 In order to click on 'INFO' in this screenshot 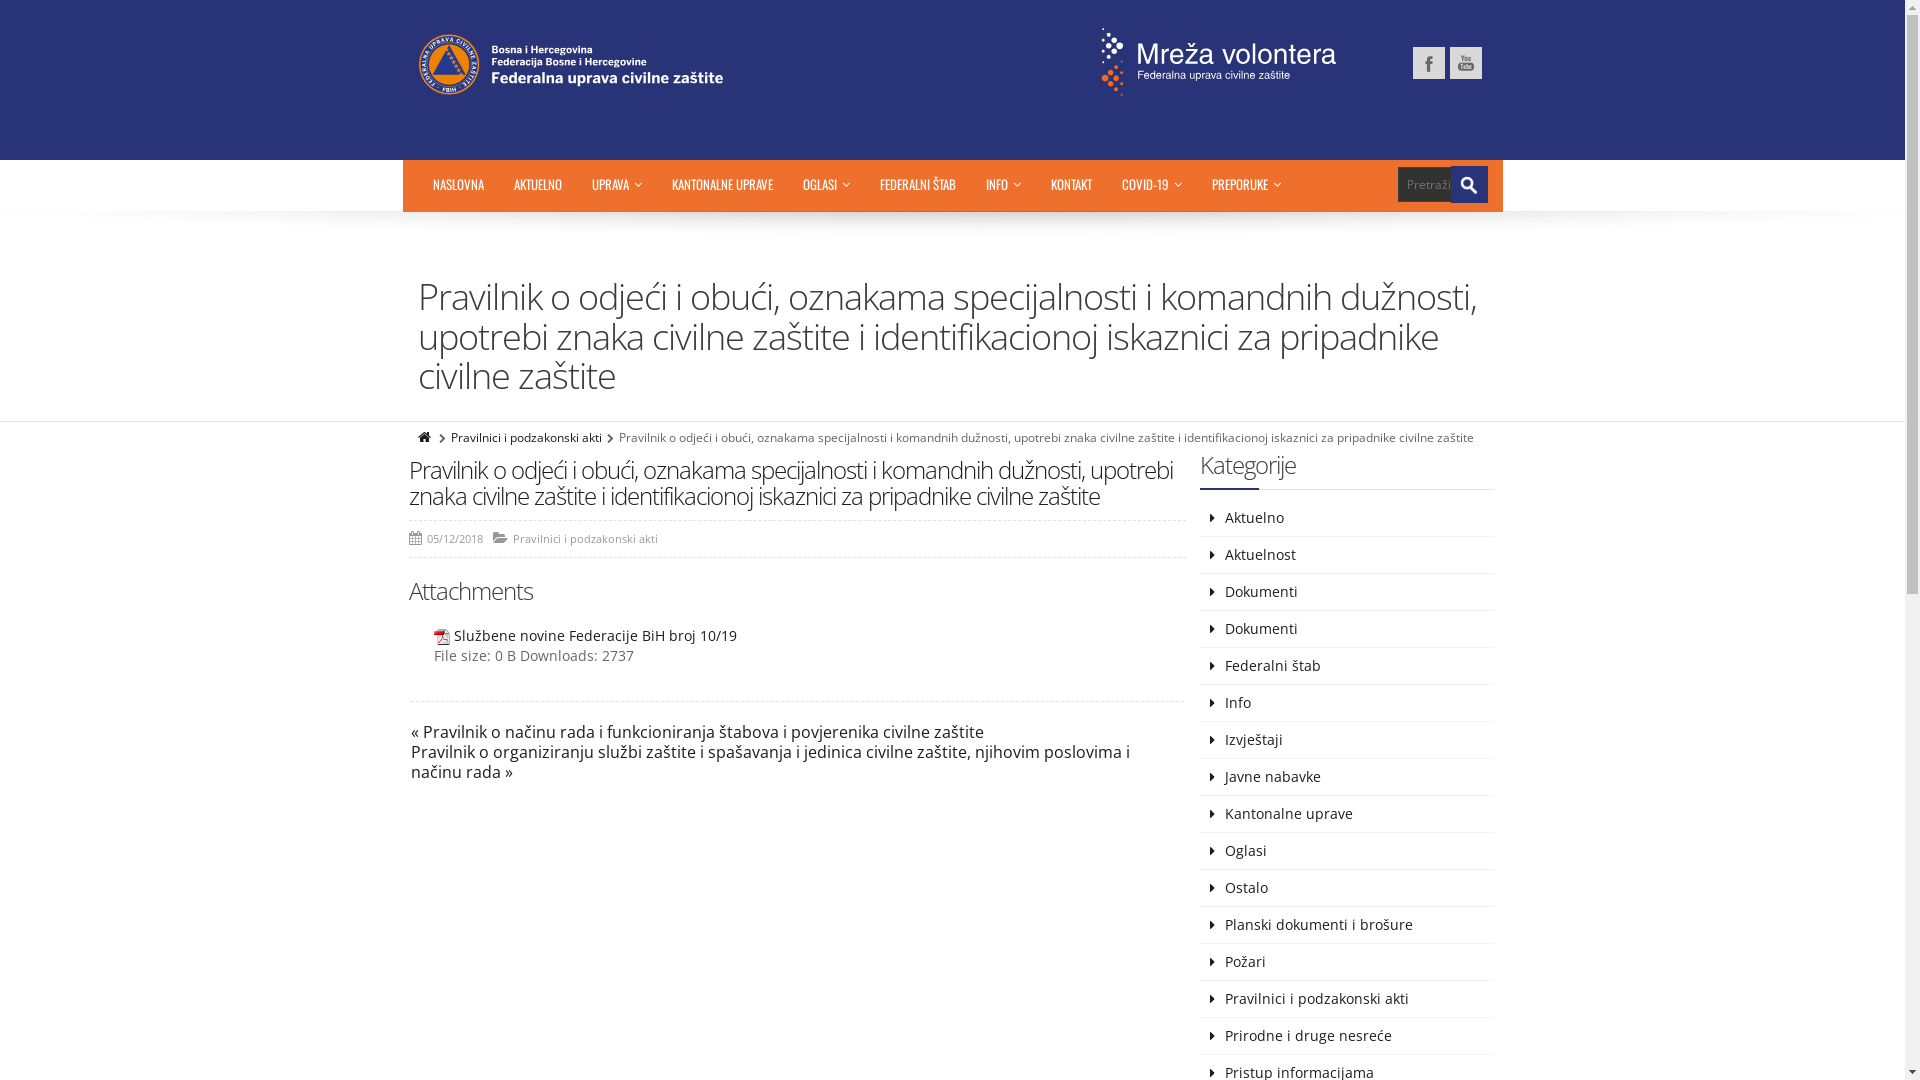, I will do `click(1002, 184)`.